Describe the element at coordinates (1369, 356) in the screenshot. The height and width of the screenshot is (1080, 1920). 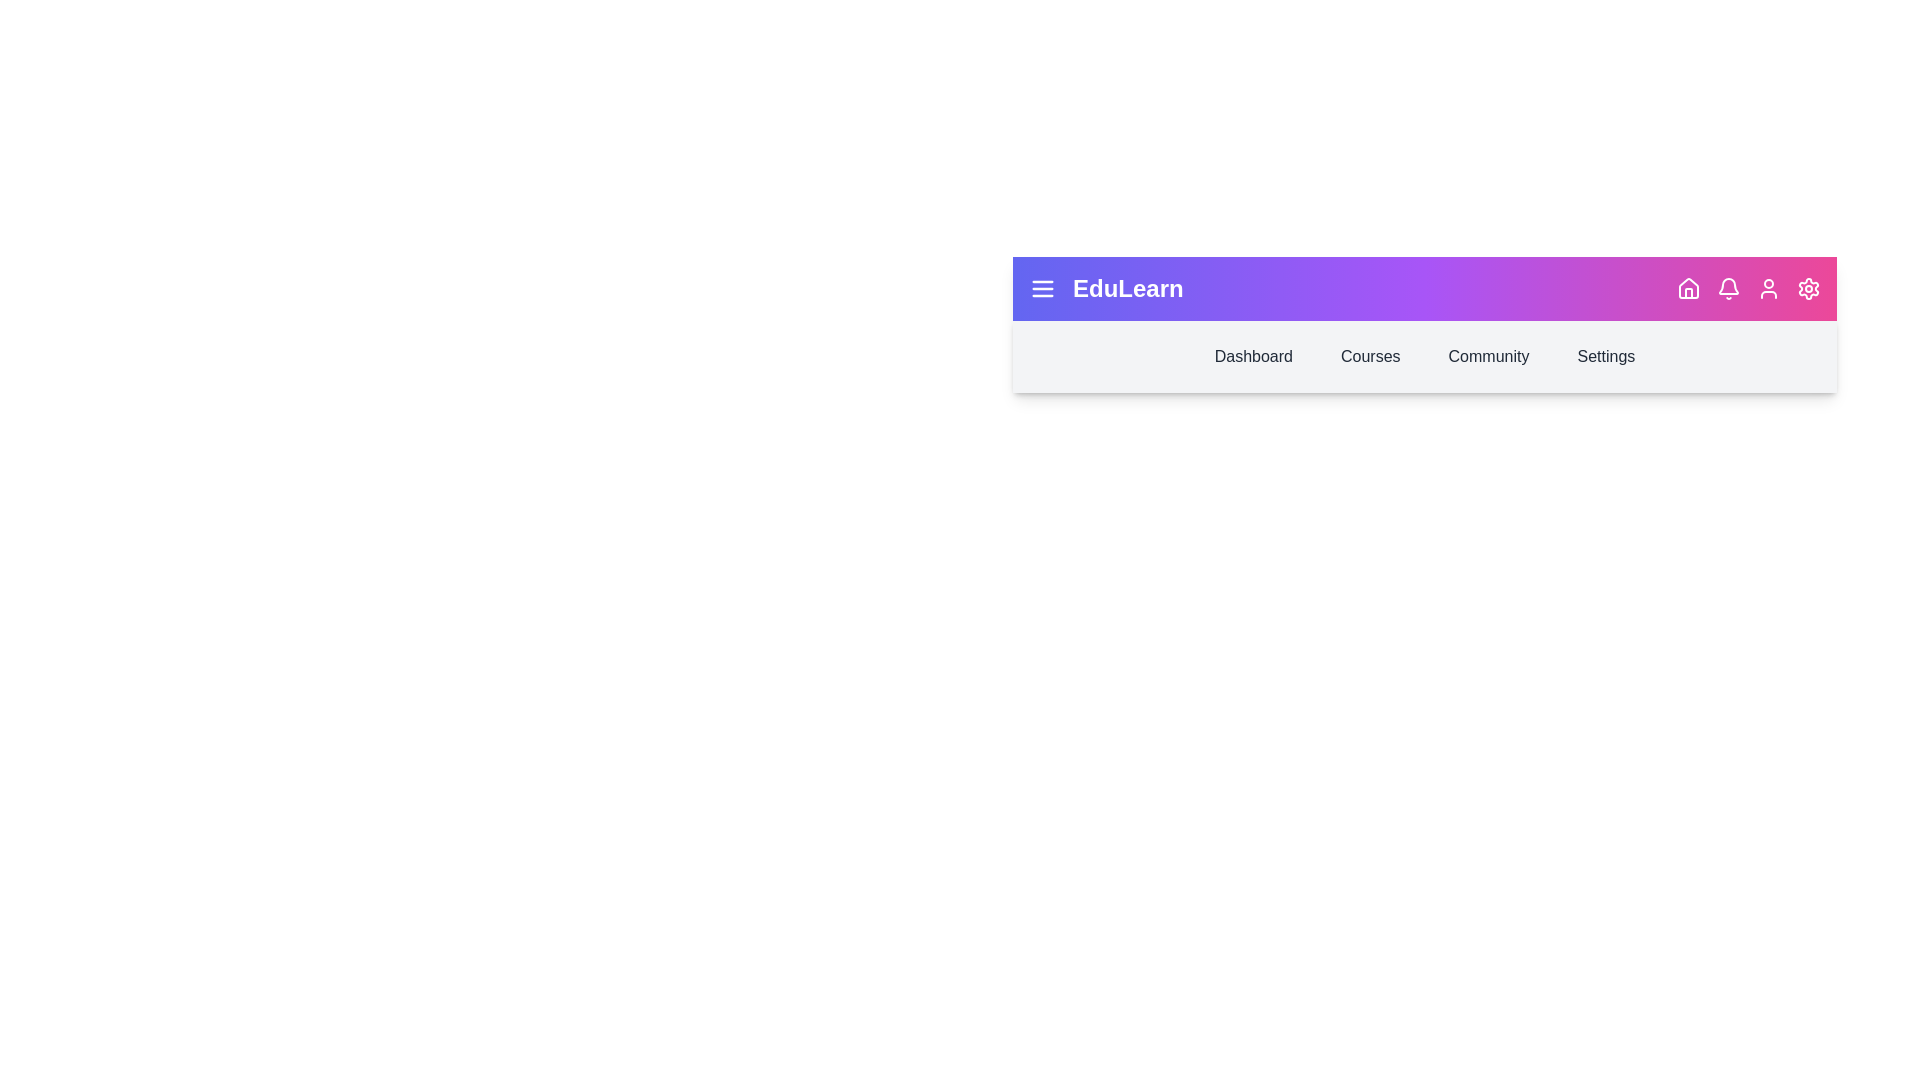
I see `the Courses navigation link in the header` at that location.